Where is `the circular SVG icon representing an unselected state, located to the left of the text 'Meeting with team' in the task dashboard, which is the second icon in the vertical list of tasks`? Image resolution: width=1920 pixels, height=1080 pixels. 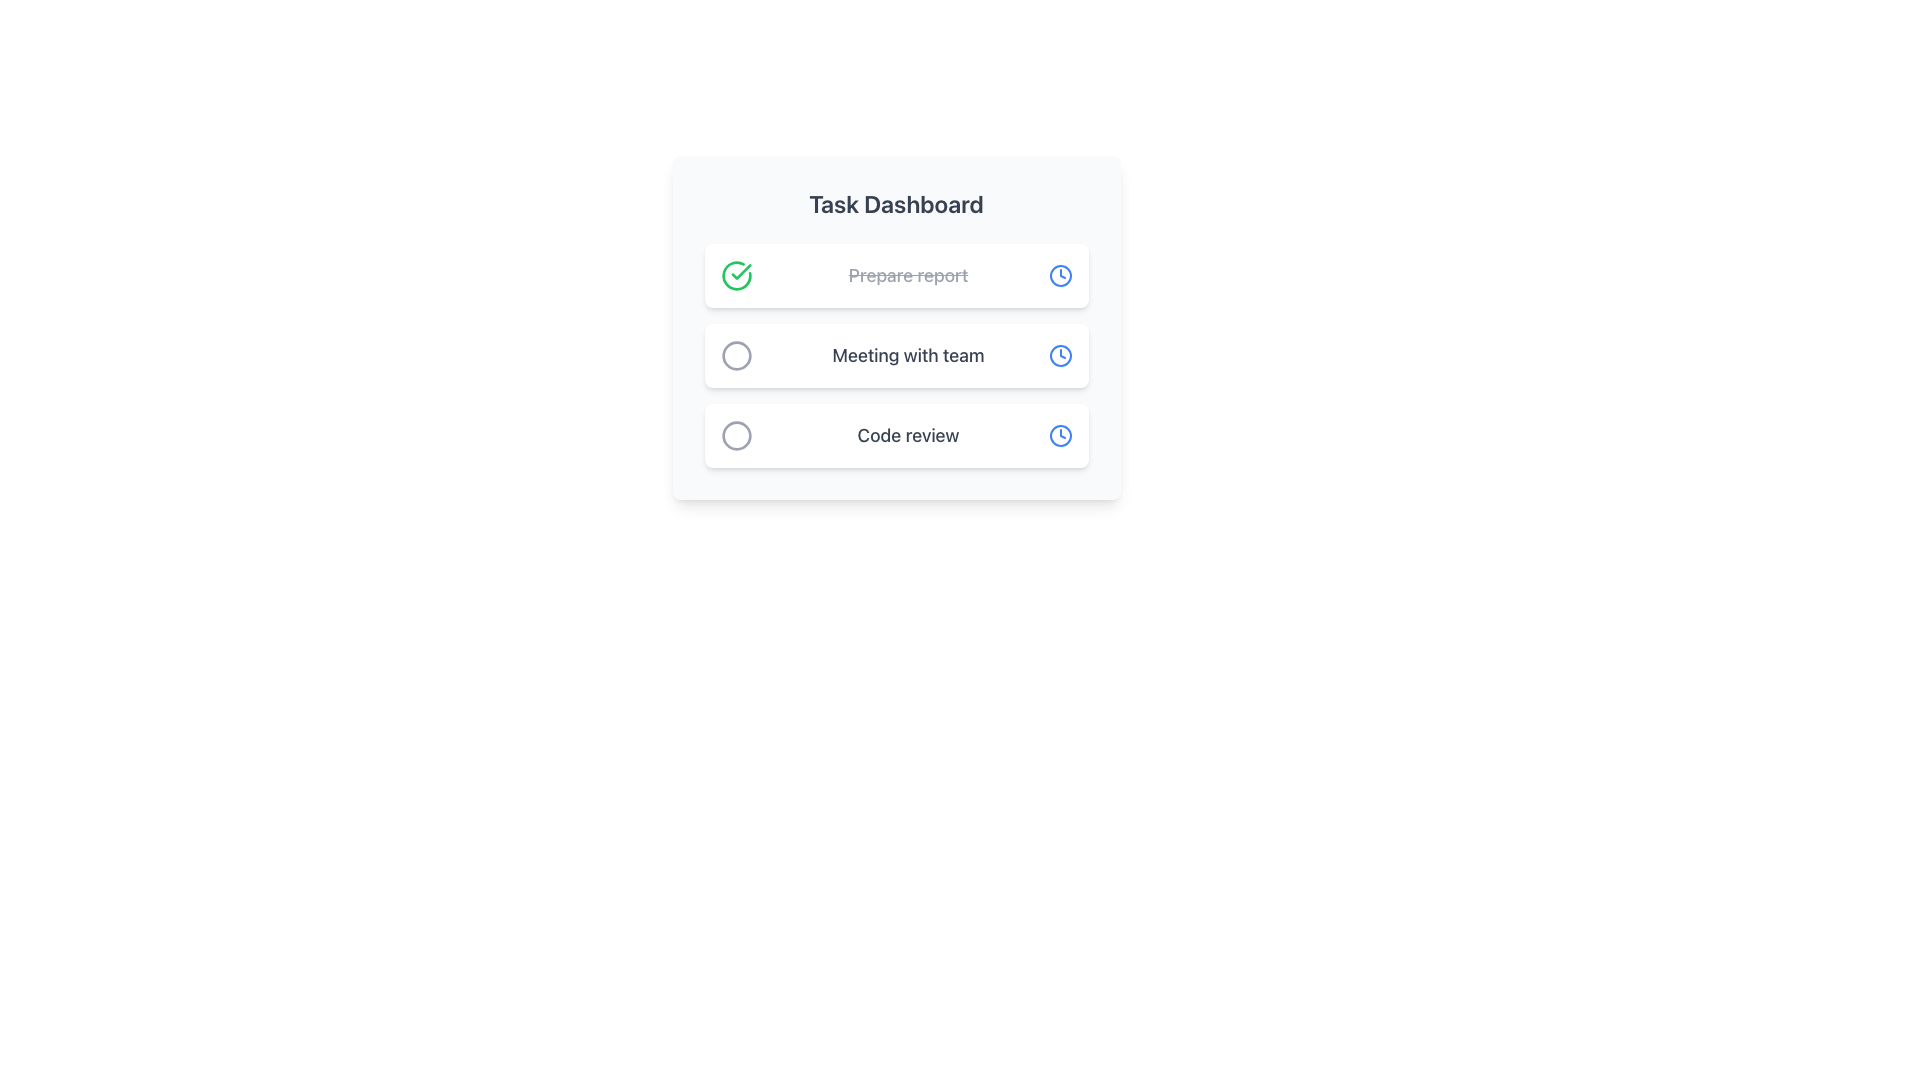 the circular SVG icon representing an unselected state, located to the left of the text 'Meeting with team' in the task dashboard, which is the second icon in the vertical list of tasks is located at coordinates (735, 354).